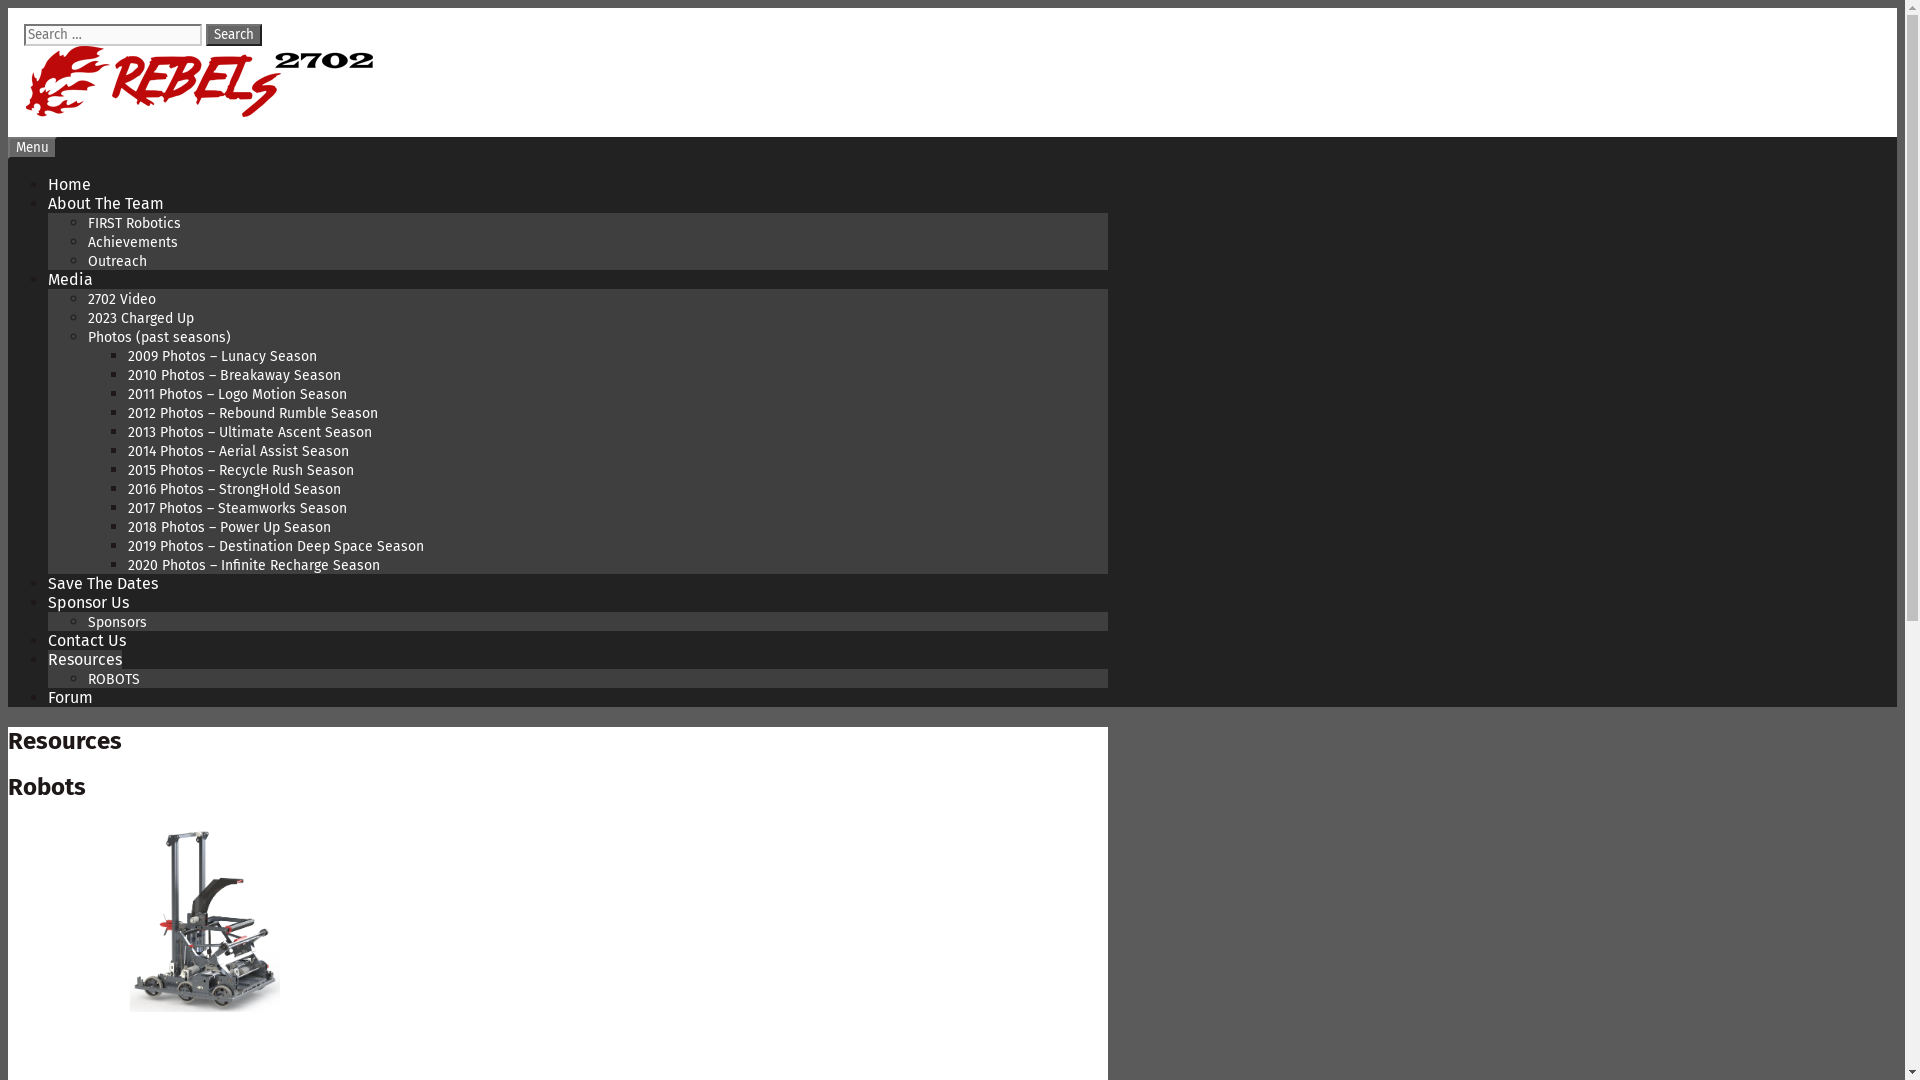  What do you see at coordinates (199, 111) in the screenshot?
I see `'2702 Rebels'` at bounding box center [199, 111].